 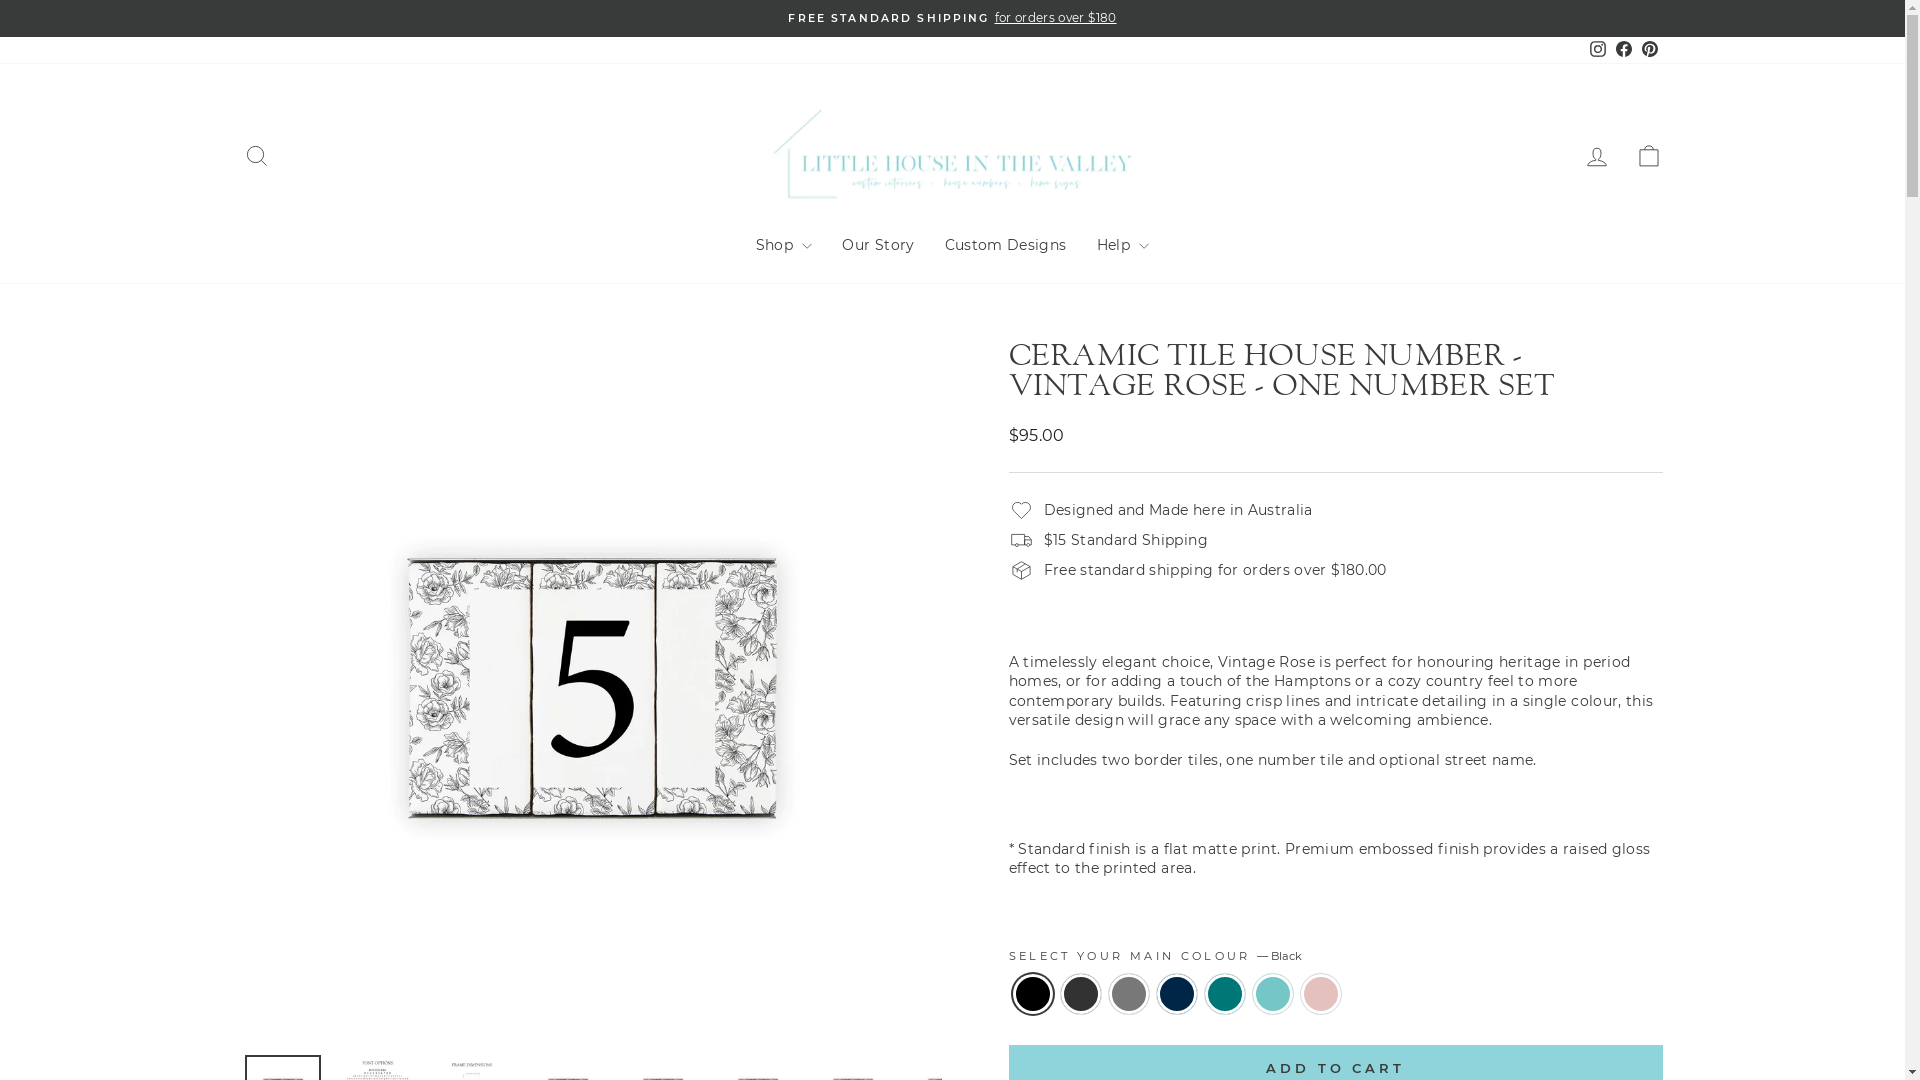 What do you see at coordinates (1649, 49) in the screenshot?
I see `'Pinterest'` at bounding box center [1649, 49].